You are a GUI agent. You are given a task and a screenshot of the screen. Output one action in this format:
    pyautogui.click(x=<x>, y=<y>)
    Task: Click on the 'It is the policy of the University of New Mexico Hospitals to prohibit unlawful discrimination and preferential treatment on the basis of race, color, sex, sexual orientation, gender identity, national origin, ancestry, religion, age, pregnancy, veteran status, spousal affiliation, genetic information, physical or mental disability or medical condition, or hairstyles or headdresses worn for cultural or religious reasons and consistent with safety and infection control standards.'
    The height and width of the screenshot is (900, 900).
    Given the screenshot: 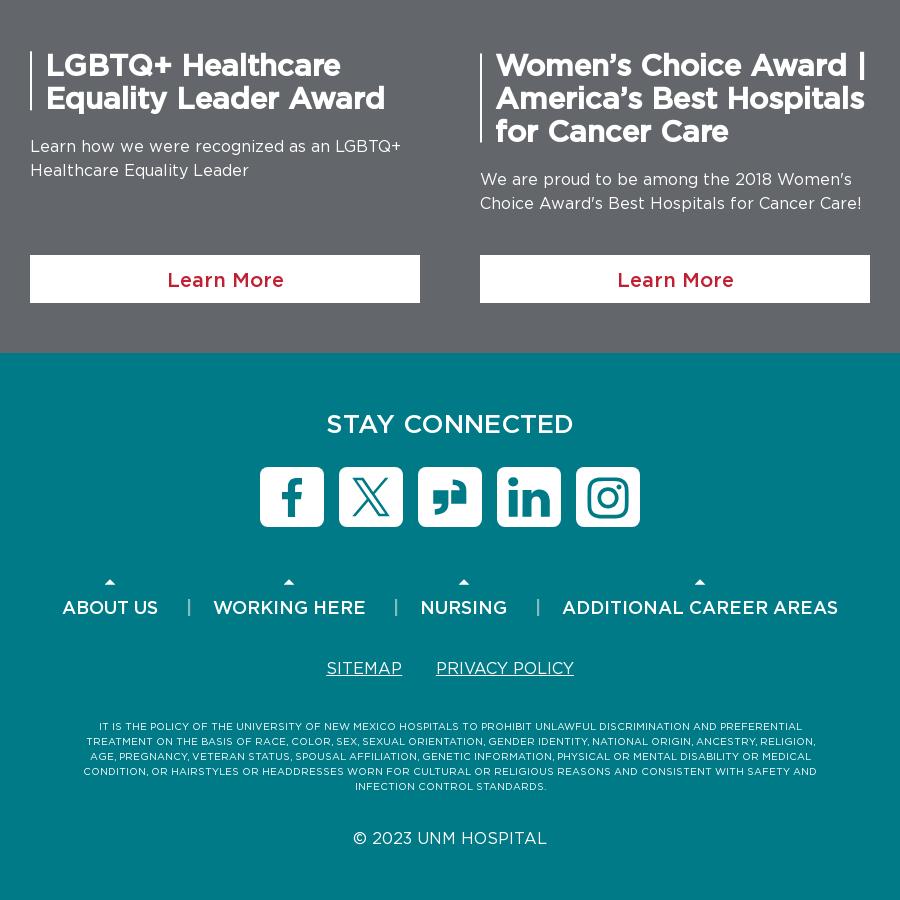 What is the action you would take?
    pyautogui.click(x=450, y=755)
    